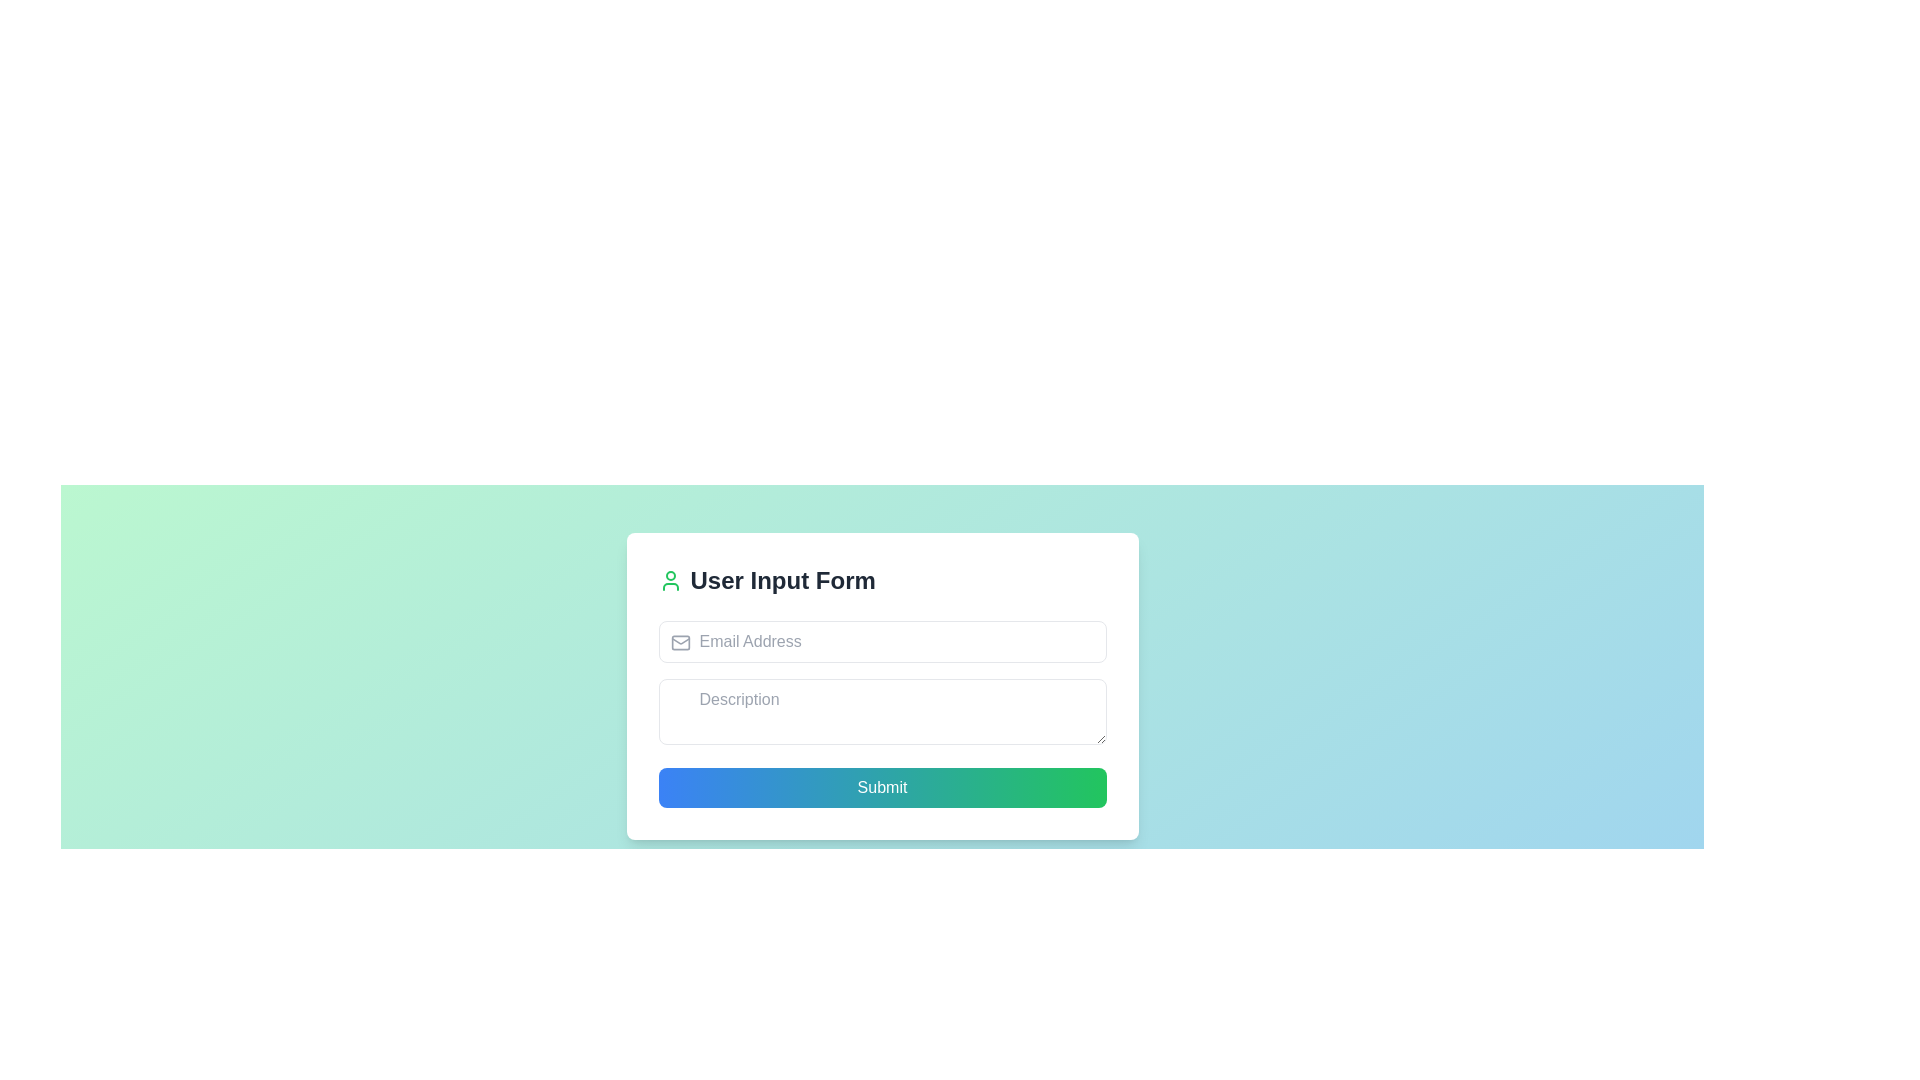  Describe the element at coordinates (881, 685) in the screenshot. I see `within the 'User Input Form' dialog box to enter data into the 'Email Address' or 'Description' fields` at that location.